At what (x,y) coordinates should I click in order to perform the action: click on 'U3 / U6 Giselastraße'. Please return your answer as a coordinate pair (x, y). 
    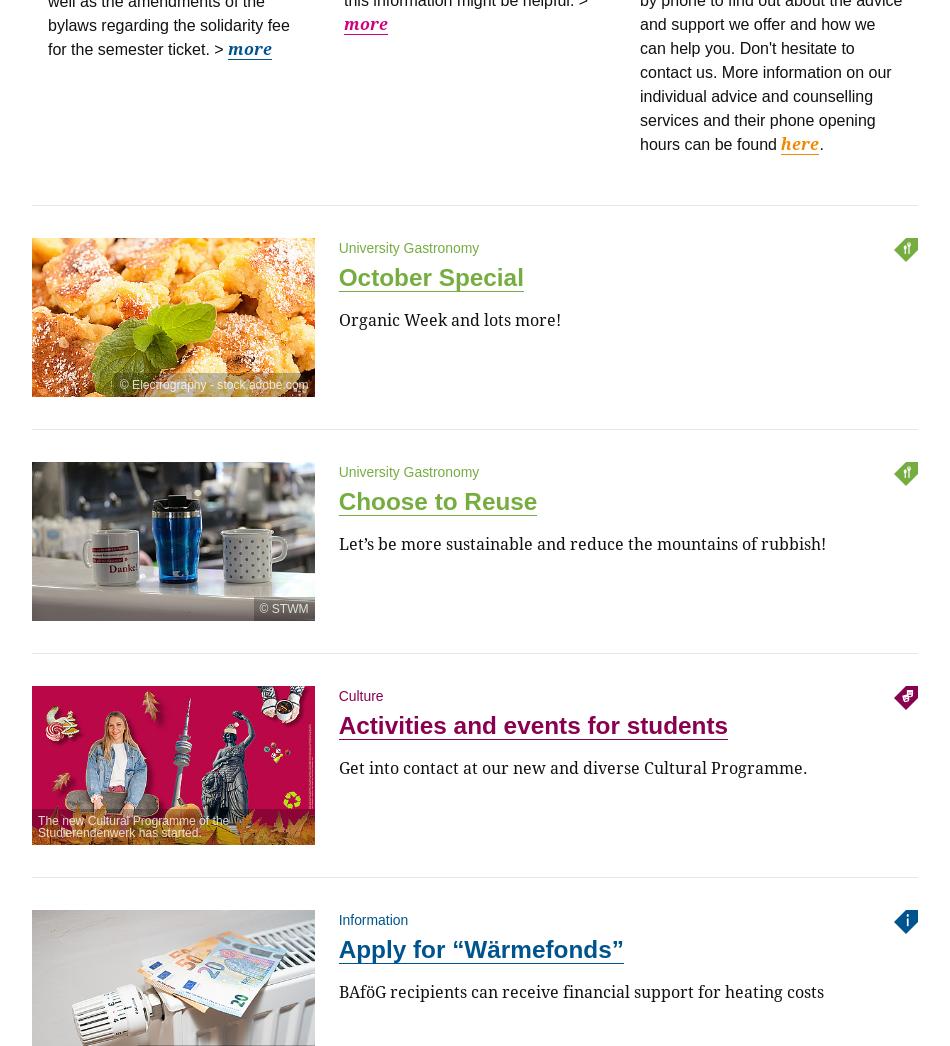
    Looking at the image, I should click on (323, 794).